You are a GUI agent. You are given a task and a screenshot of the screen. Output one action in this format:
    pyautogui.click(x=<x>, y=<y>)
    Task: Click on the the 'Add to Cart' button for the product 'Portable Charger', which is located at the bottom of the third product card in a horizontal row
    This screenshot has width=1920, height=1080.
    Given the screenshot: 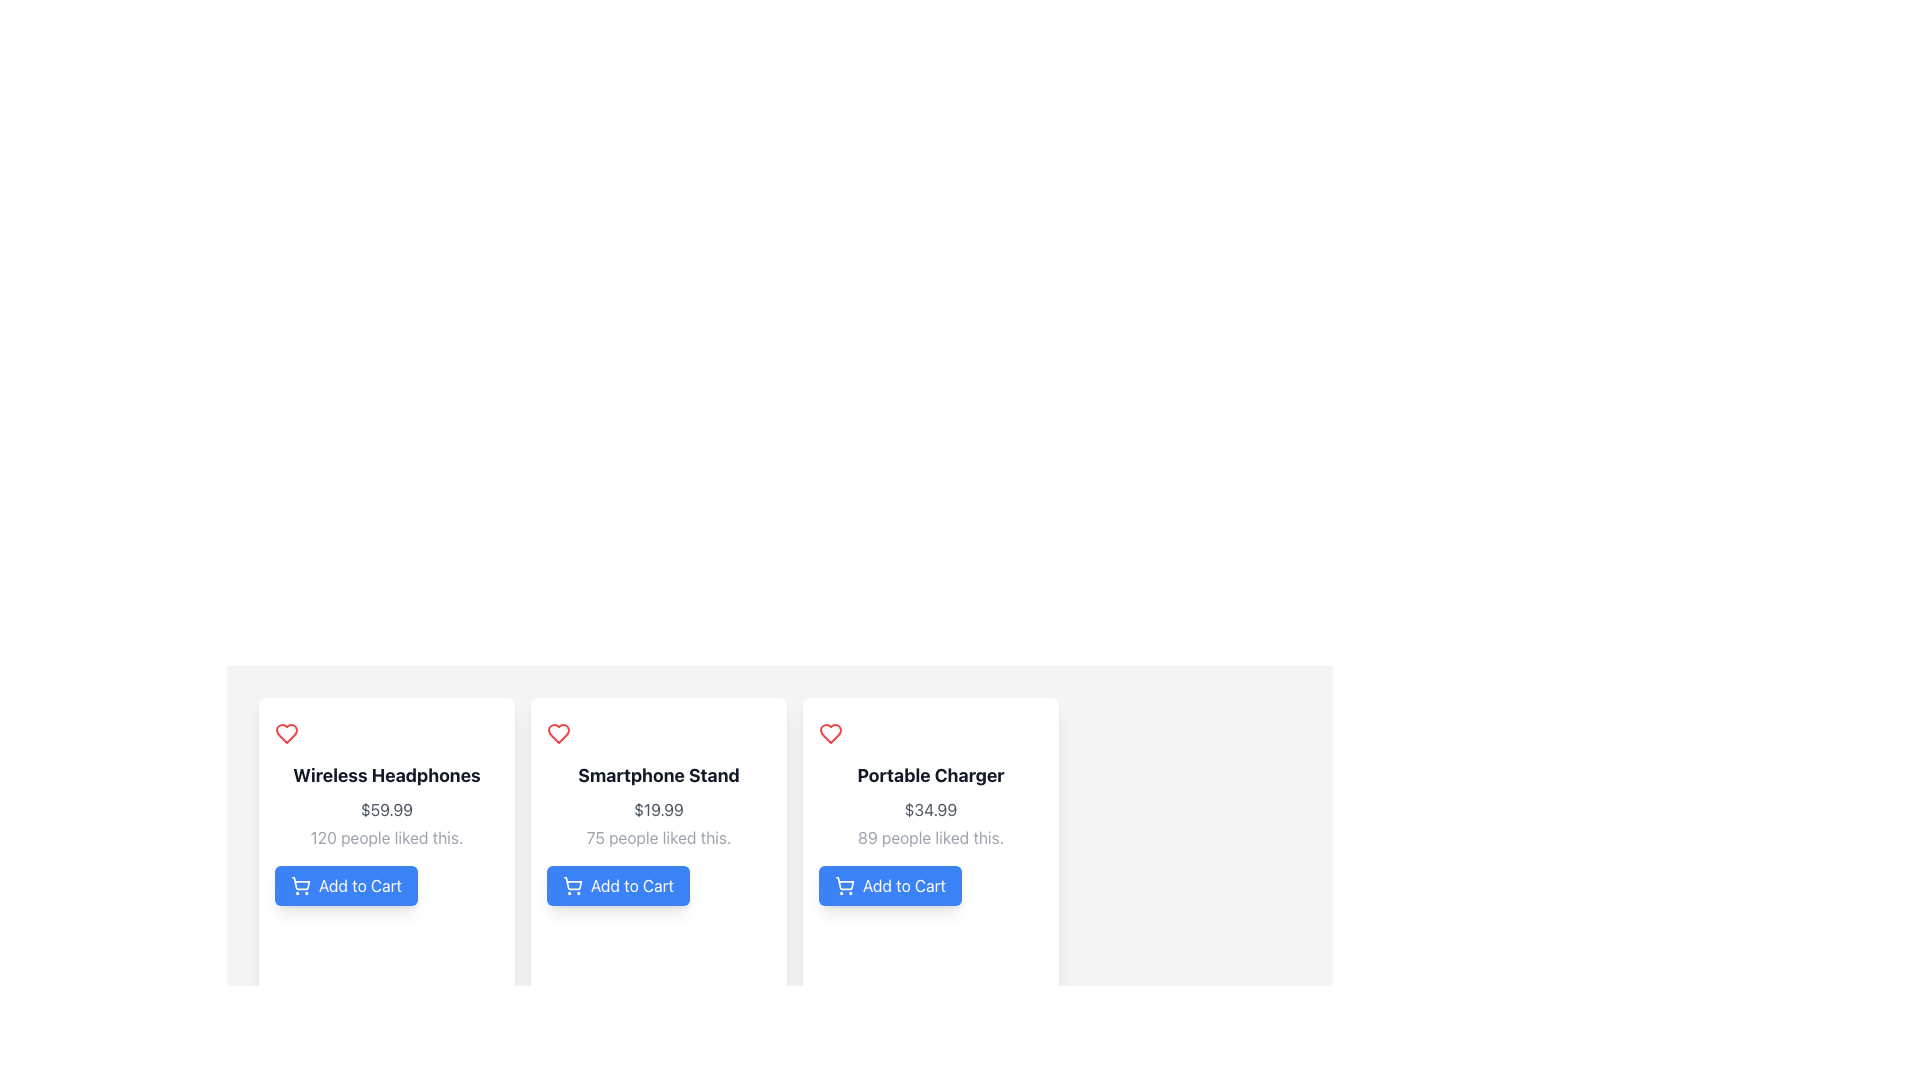 What is the action you would take?
    pyautogui.click(x=889, y=885)
    